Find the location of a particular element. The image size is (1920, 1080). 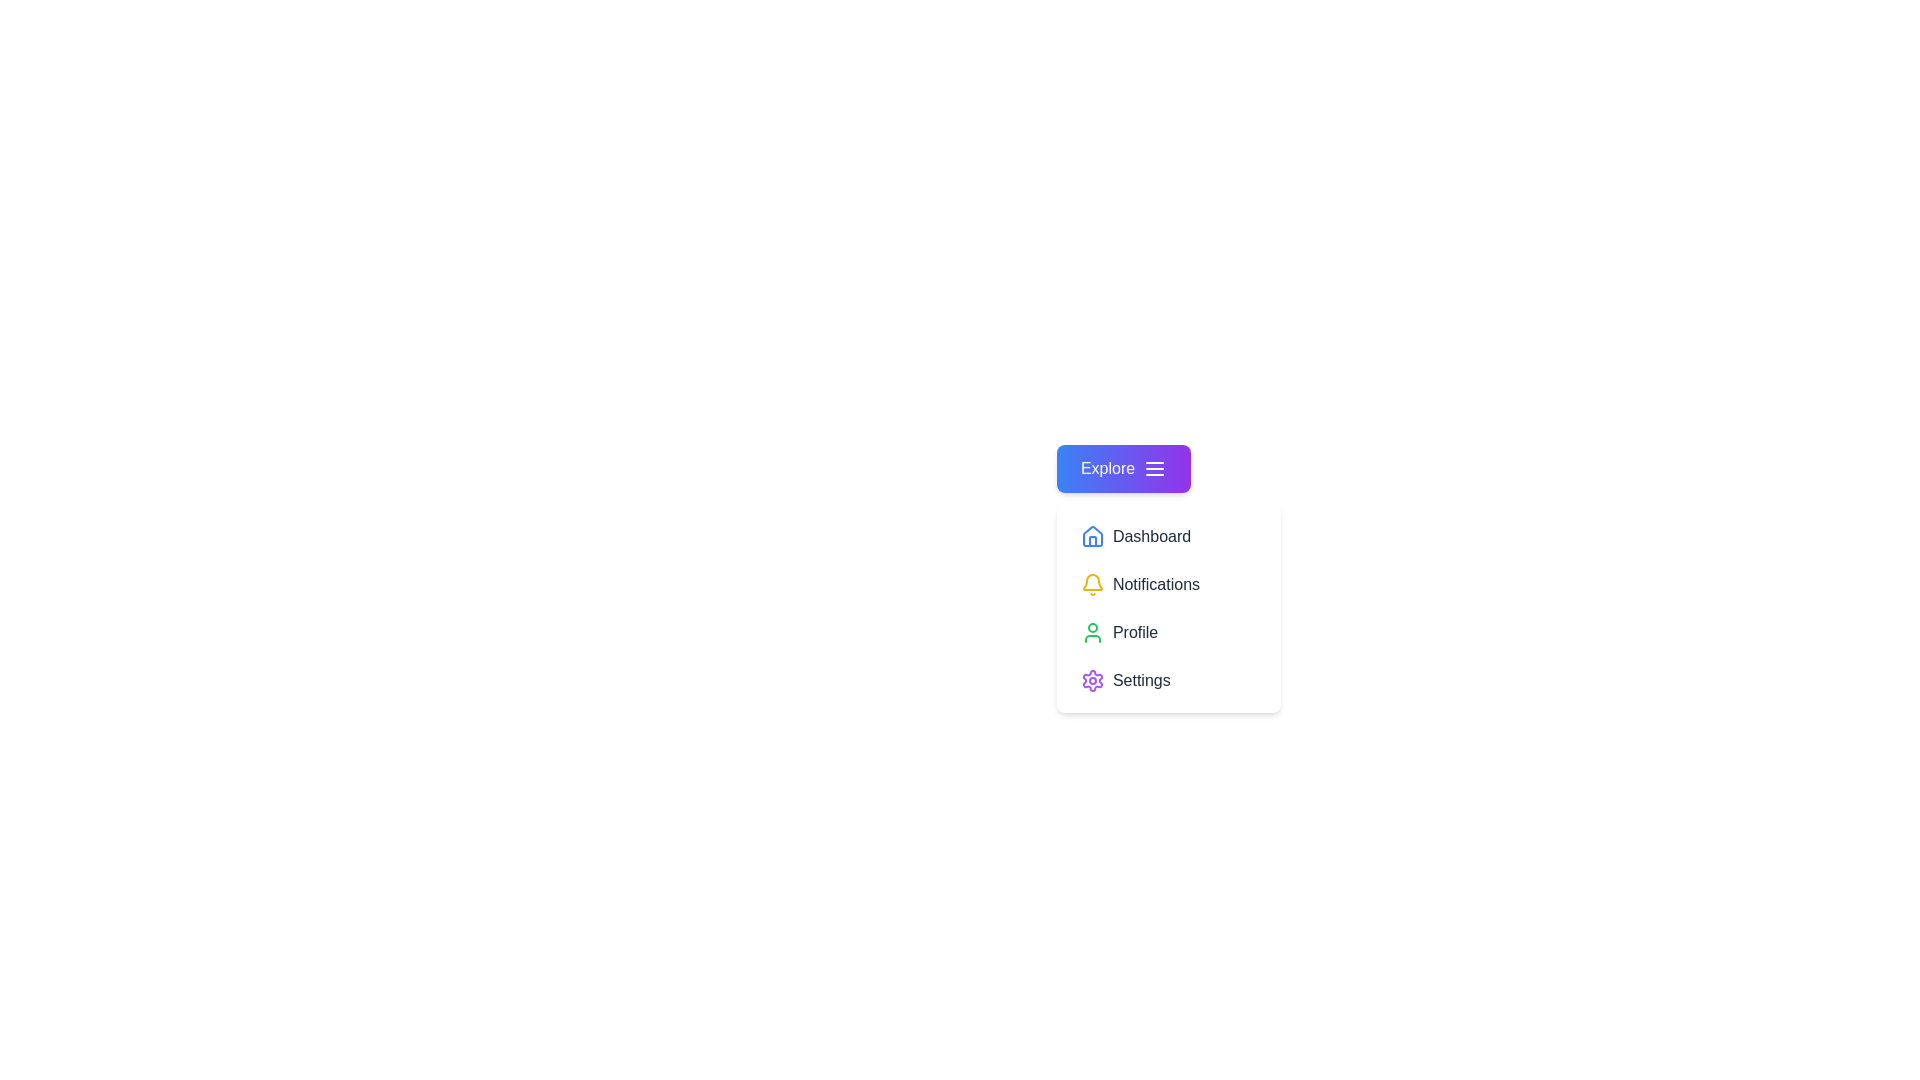

the 'Settings' menu item to select it is located at coordinates (1168, 680).